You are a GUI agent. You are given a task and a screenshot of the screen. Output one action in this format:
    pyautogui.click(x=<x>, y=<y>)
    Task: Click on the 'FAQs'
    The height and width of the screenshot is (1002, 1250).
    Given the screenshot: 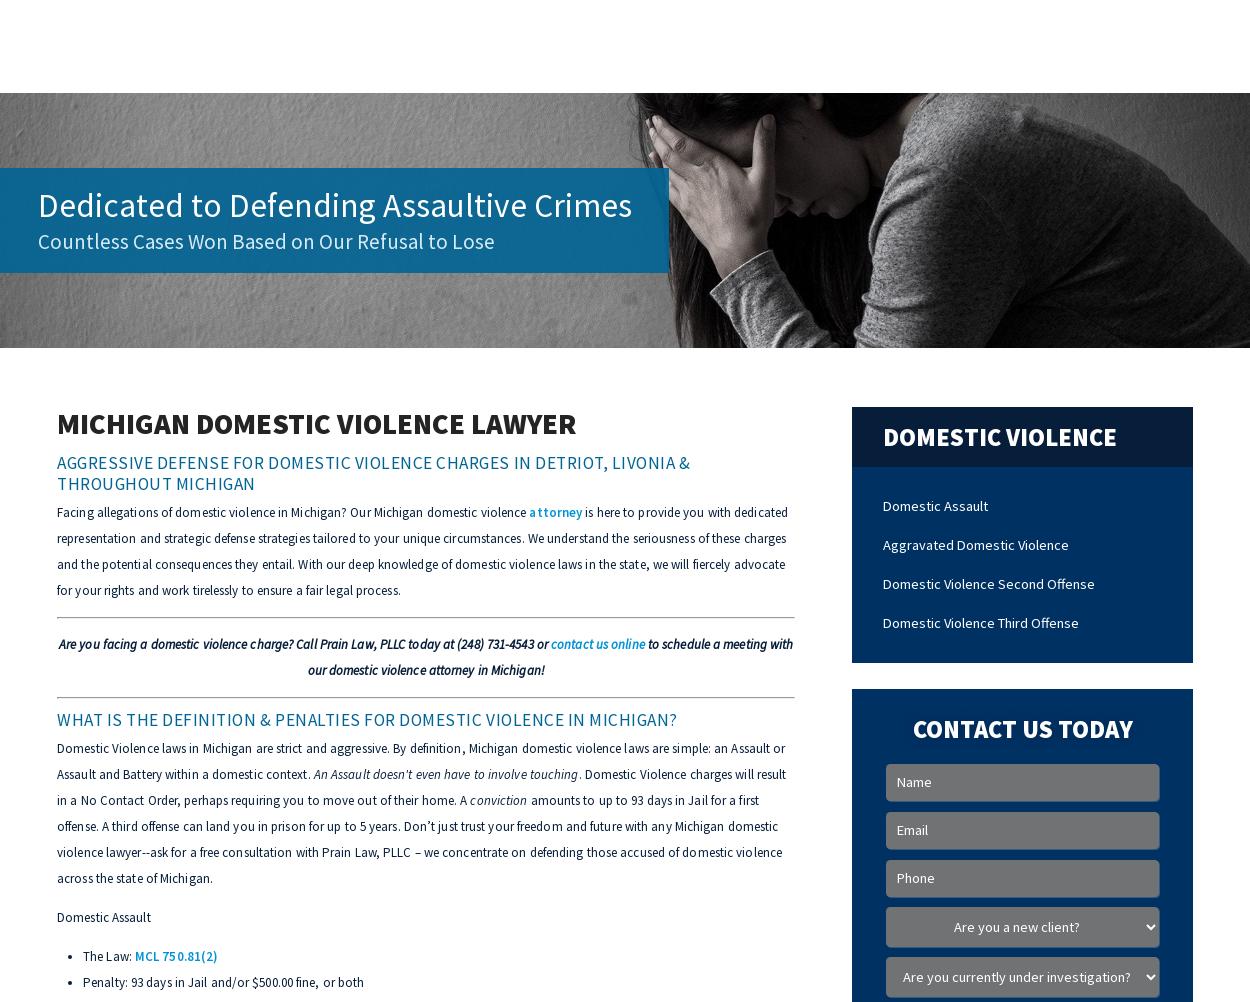 What is the action you would take?
    pyautogui.click(x=756, y=44)
    